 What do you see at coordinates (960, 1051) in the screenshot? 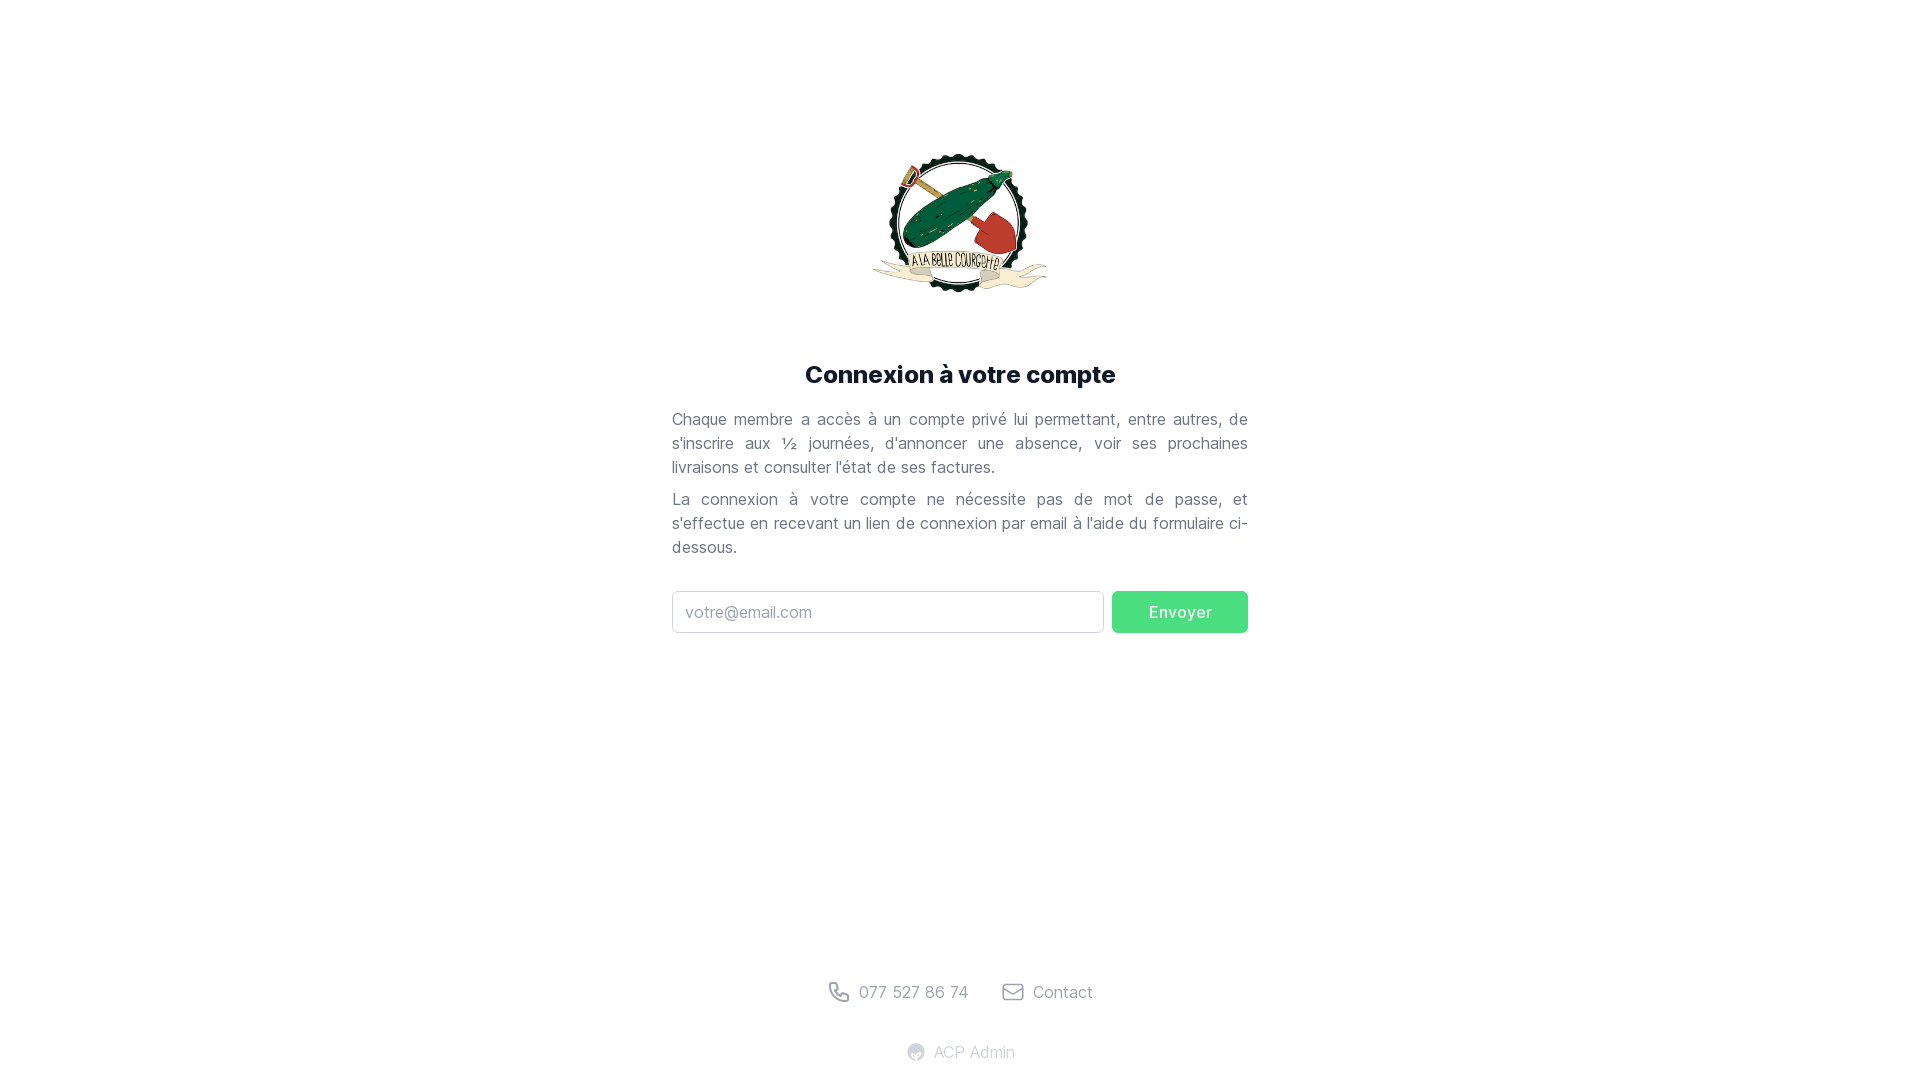
I see `'ACP Admin'` at bounding box center [960, 1051].